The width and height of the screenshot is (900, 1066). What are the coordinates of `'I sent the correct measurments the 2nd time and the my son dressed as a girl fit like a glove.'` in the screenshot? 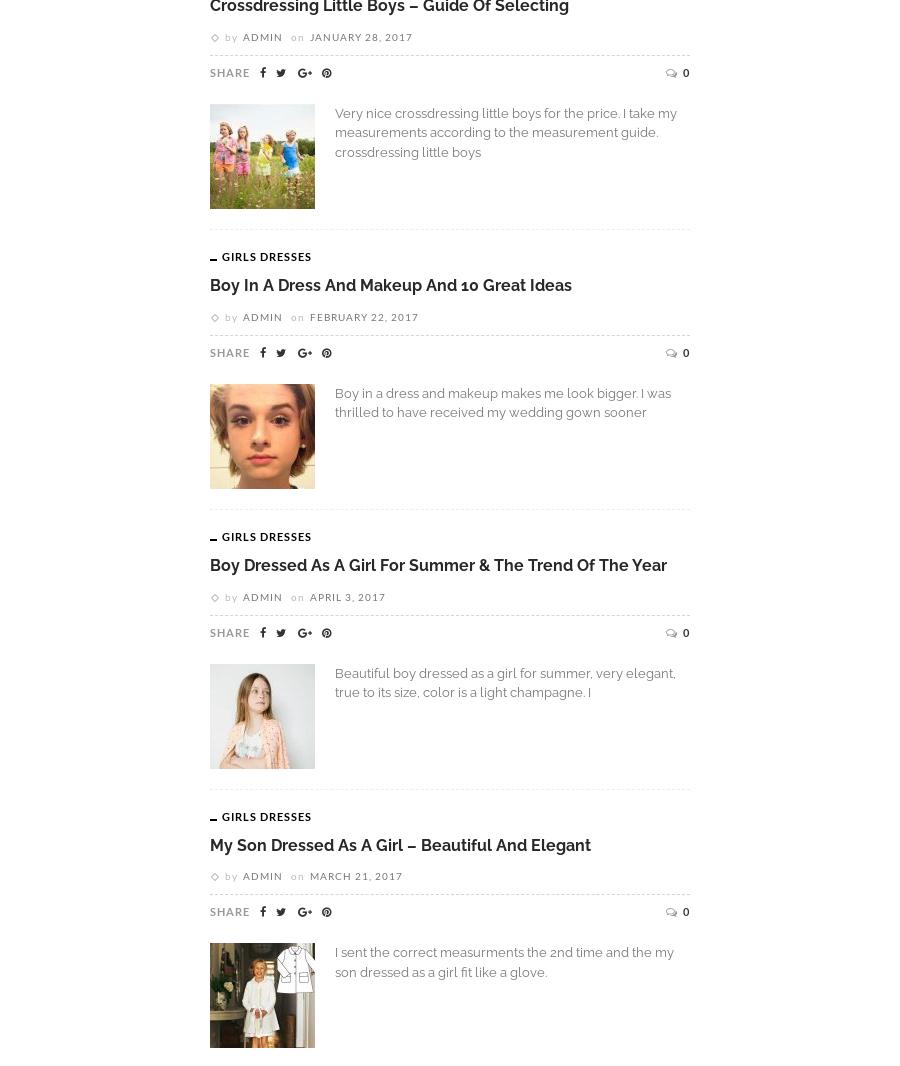 It's located at (503, 961).